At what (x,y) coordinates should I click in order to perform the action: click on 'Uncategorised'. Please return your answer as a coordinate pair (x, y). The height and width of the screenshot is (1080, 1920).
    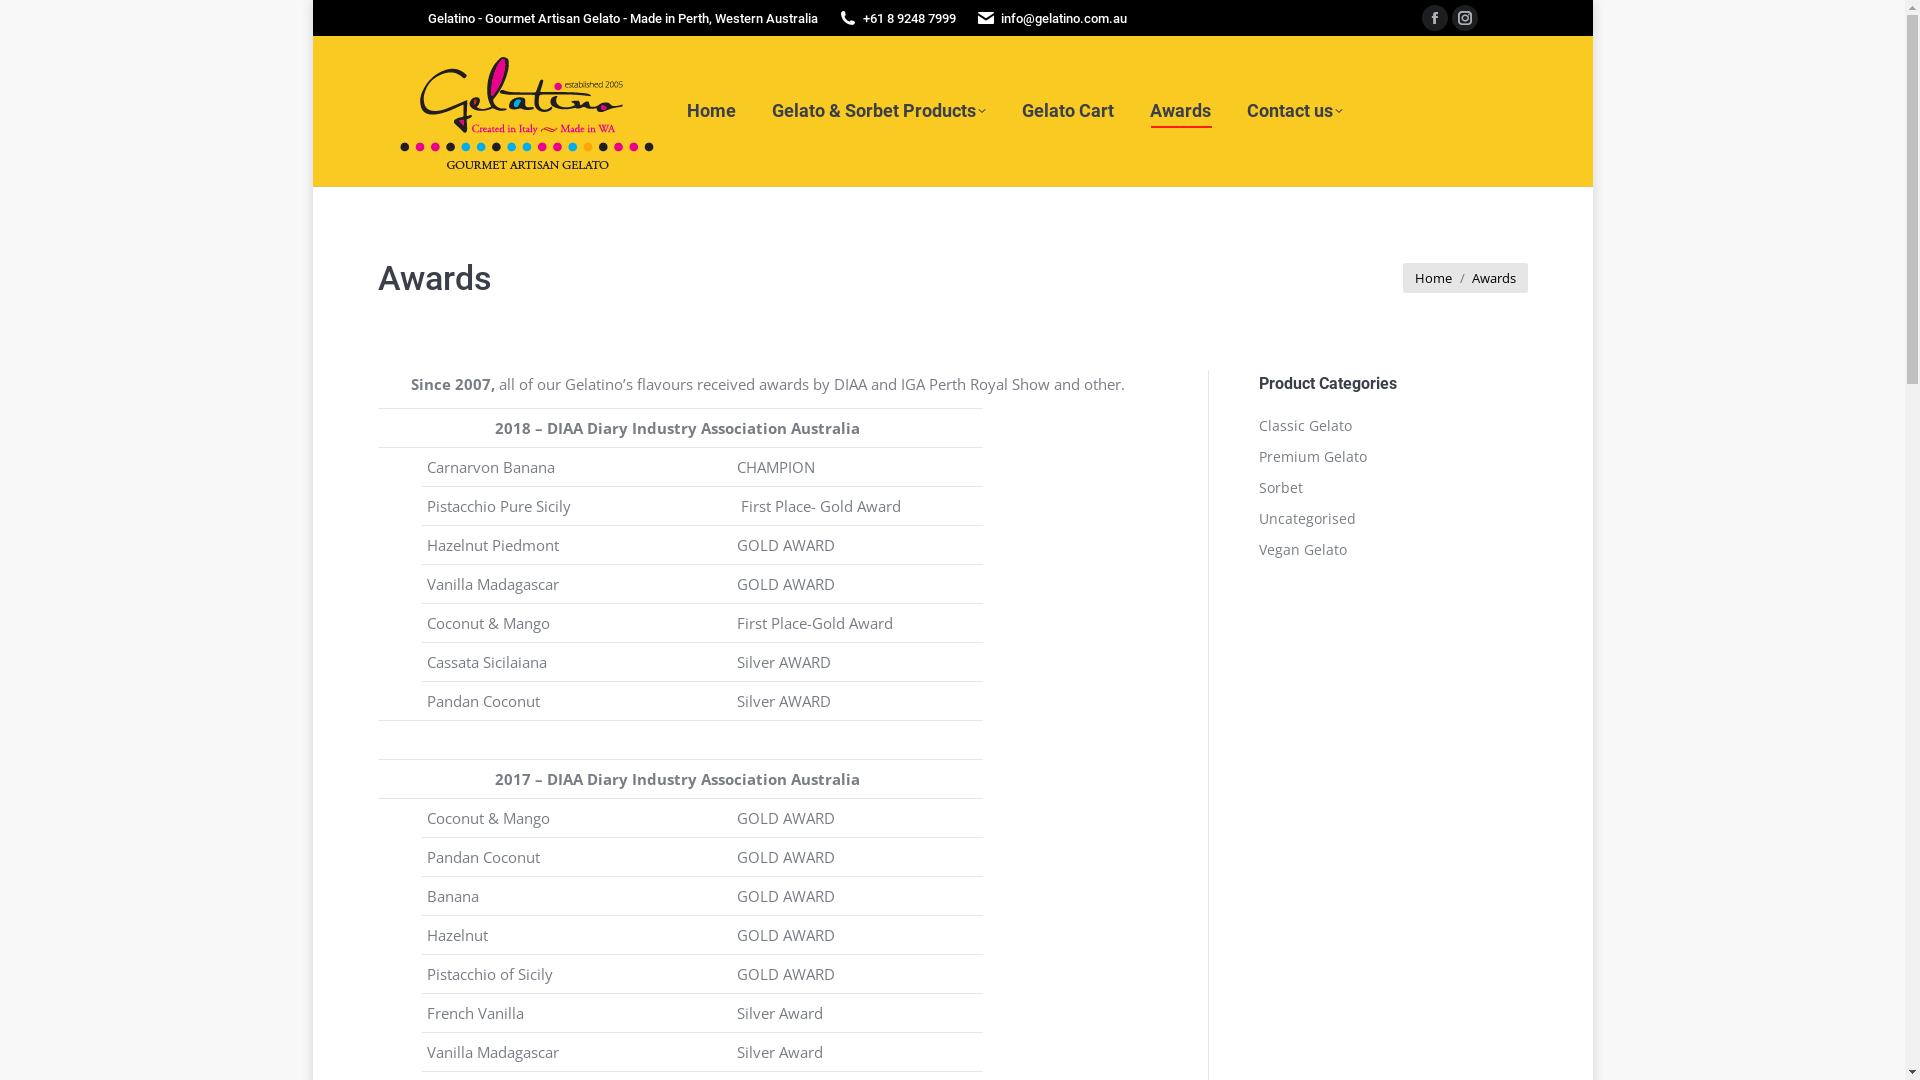
    Looking at the image, I should click on (1256, 518).